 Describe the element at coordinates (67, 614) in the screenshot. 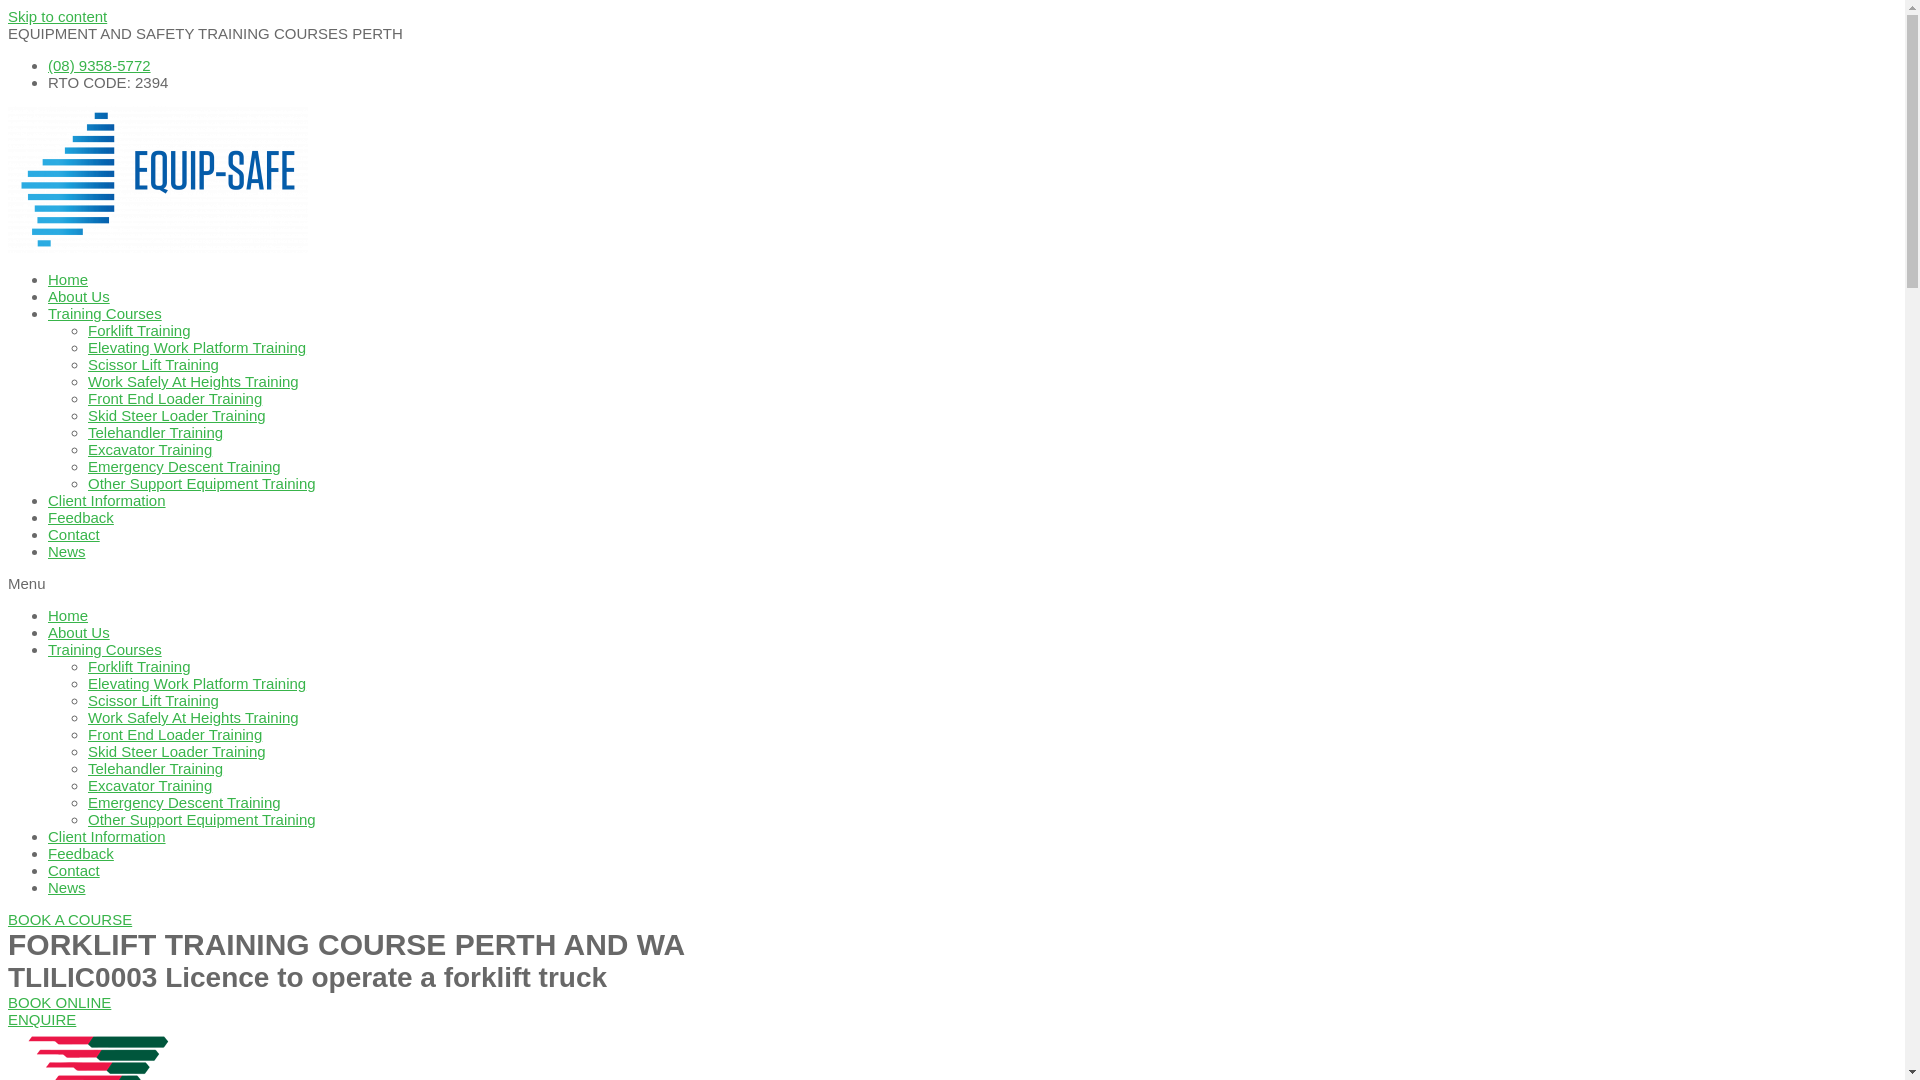

I see `'Home'` at that location.